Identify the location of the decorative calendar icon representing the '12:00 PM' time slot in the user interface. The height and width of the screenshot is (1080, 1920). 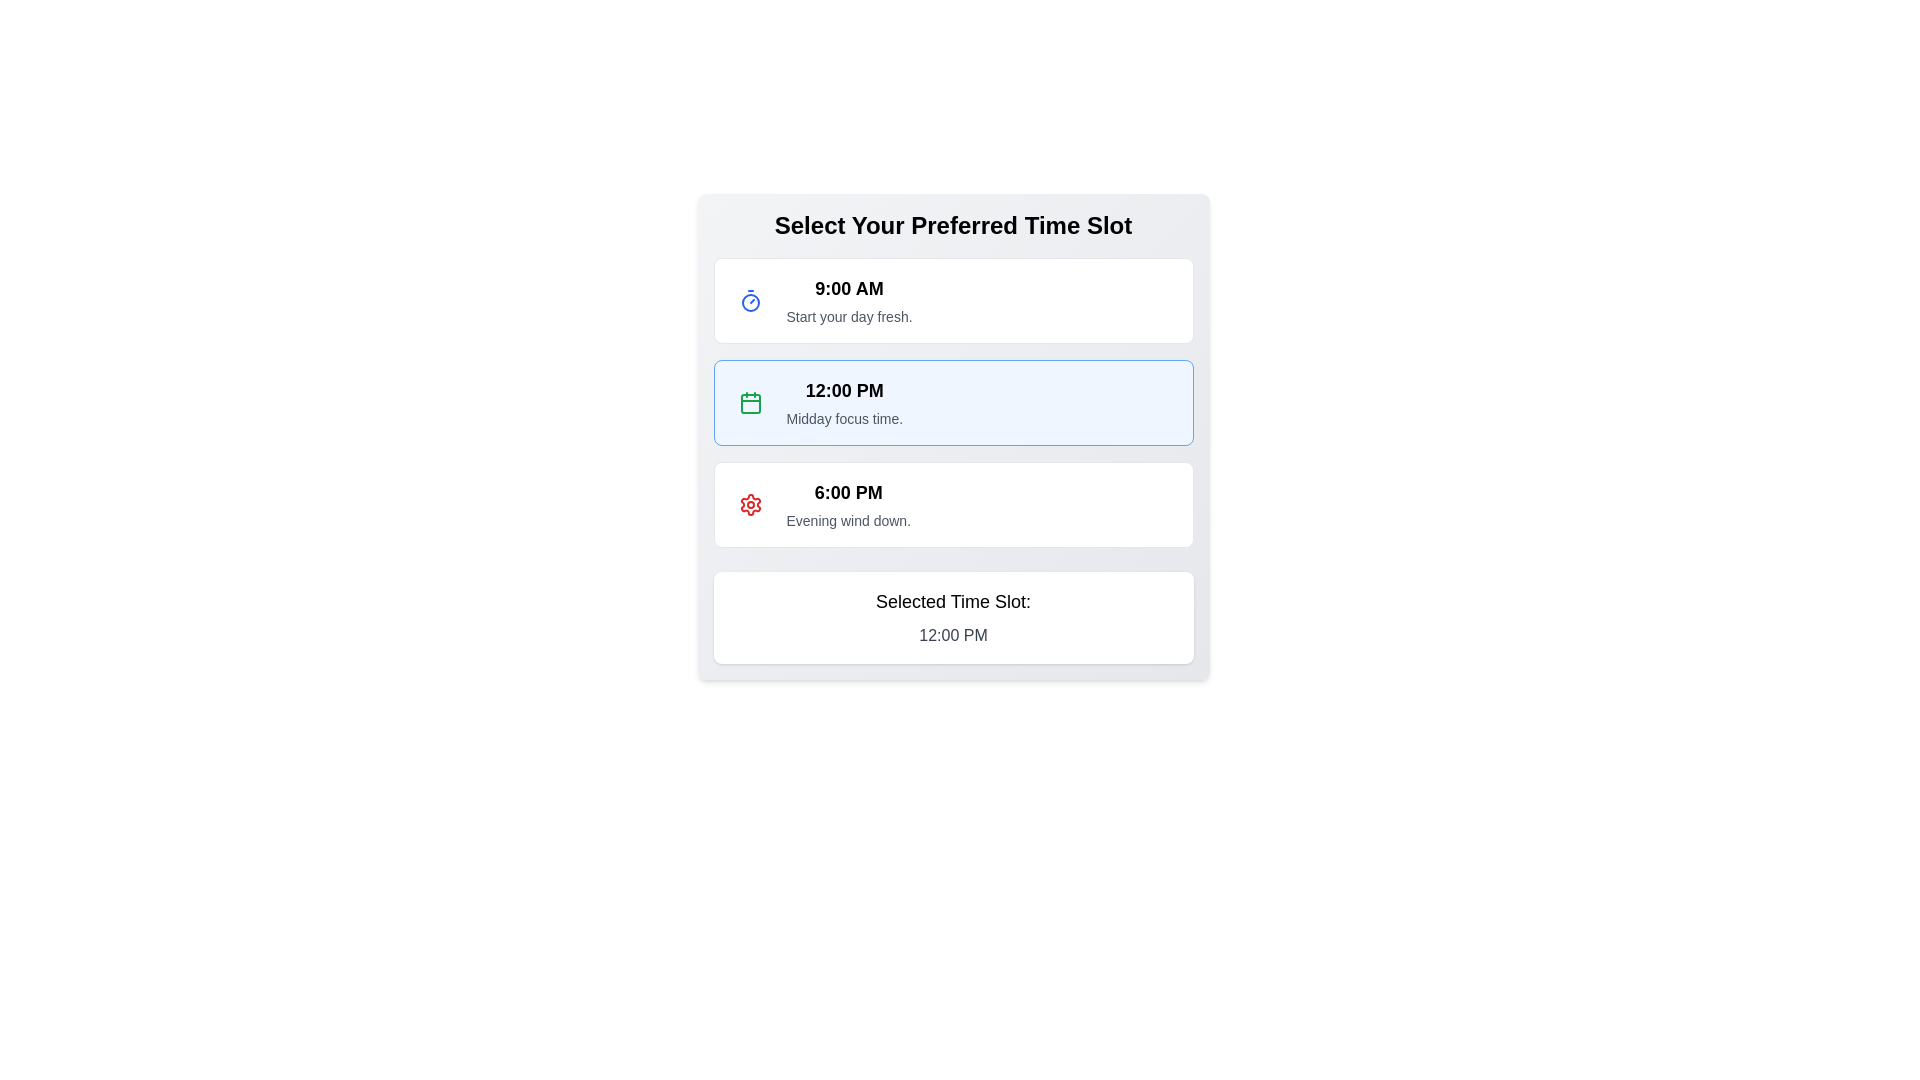
(749, 404).